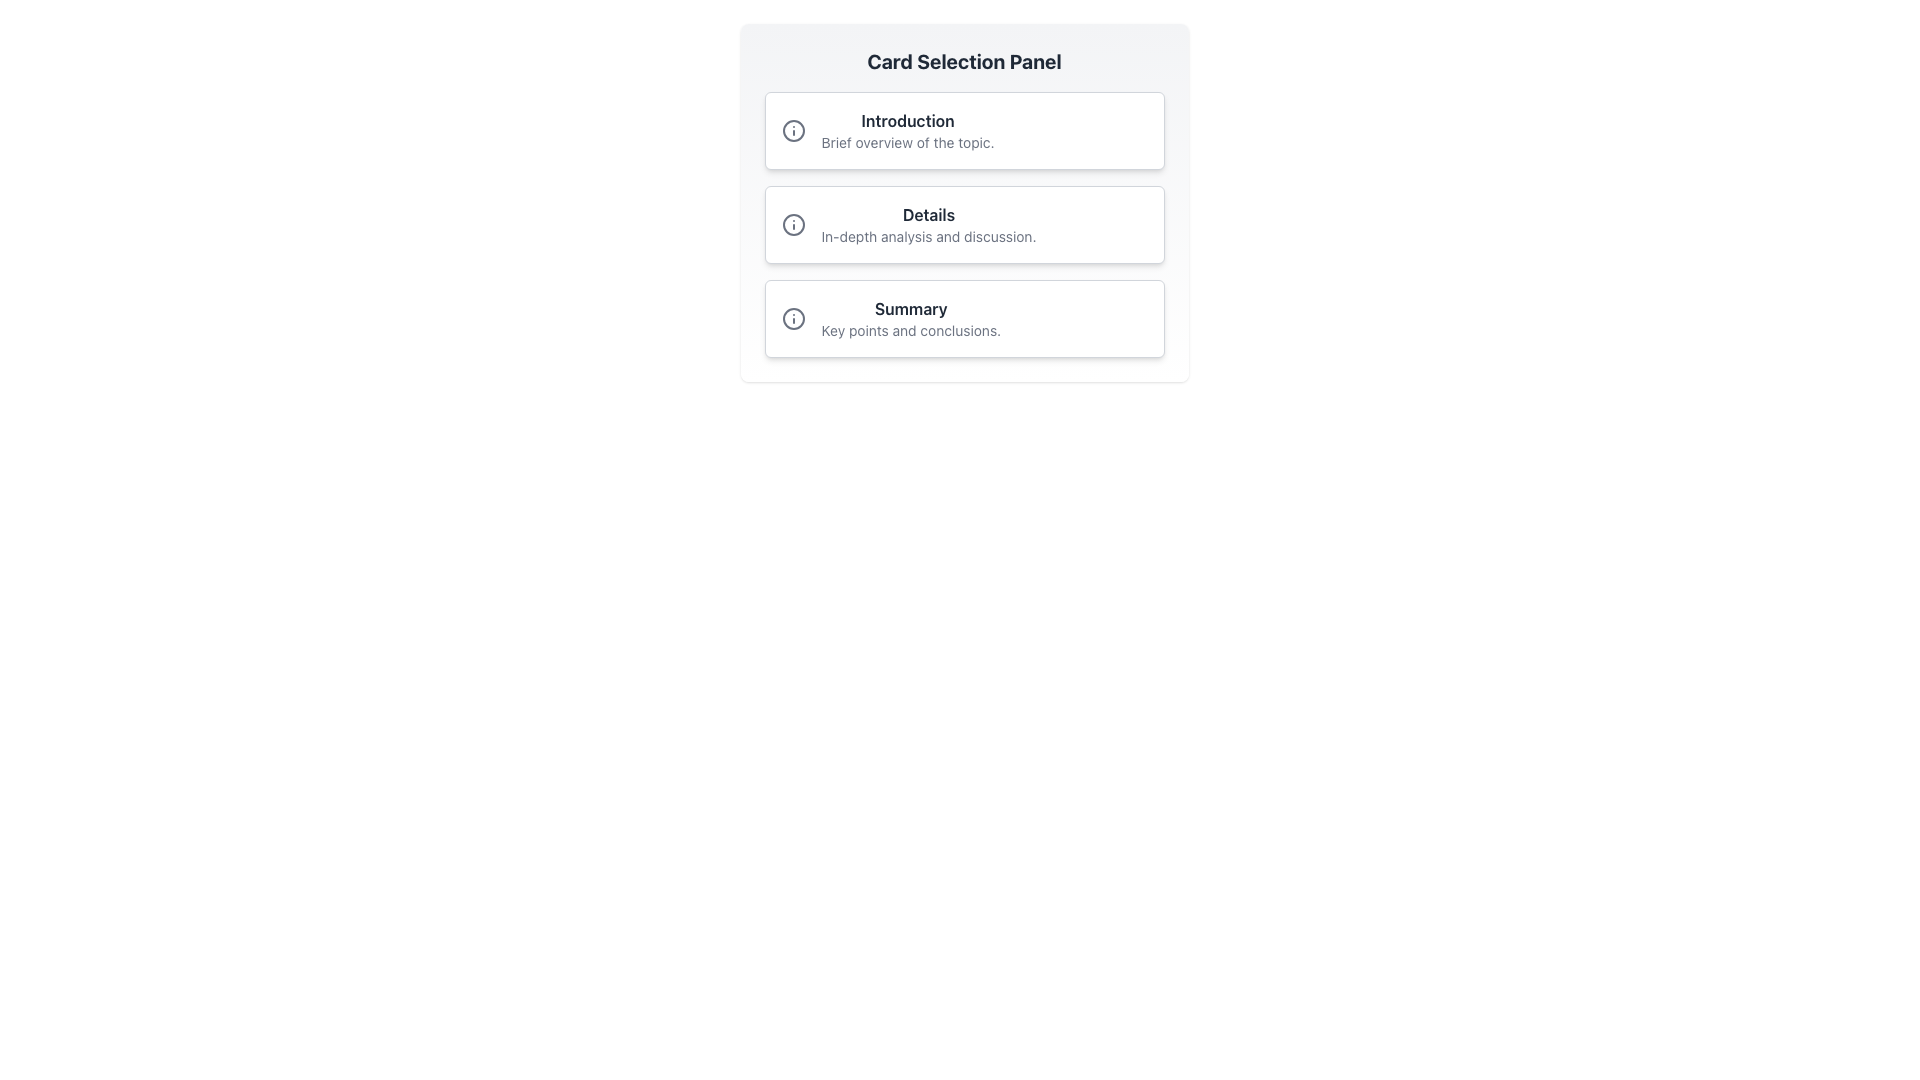 This screenshot has height=1080, width=1920. Describe the element at coordinates (964, 224) in the screenshot. I see `on the second card in the vertical stack of three cards, positioned between 'Introduction' and 'Summary'` at that location.